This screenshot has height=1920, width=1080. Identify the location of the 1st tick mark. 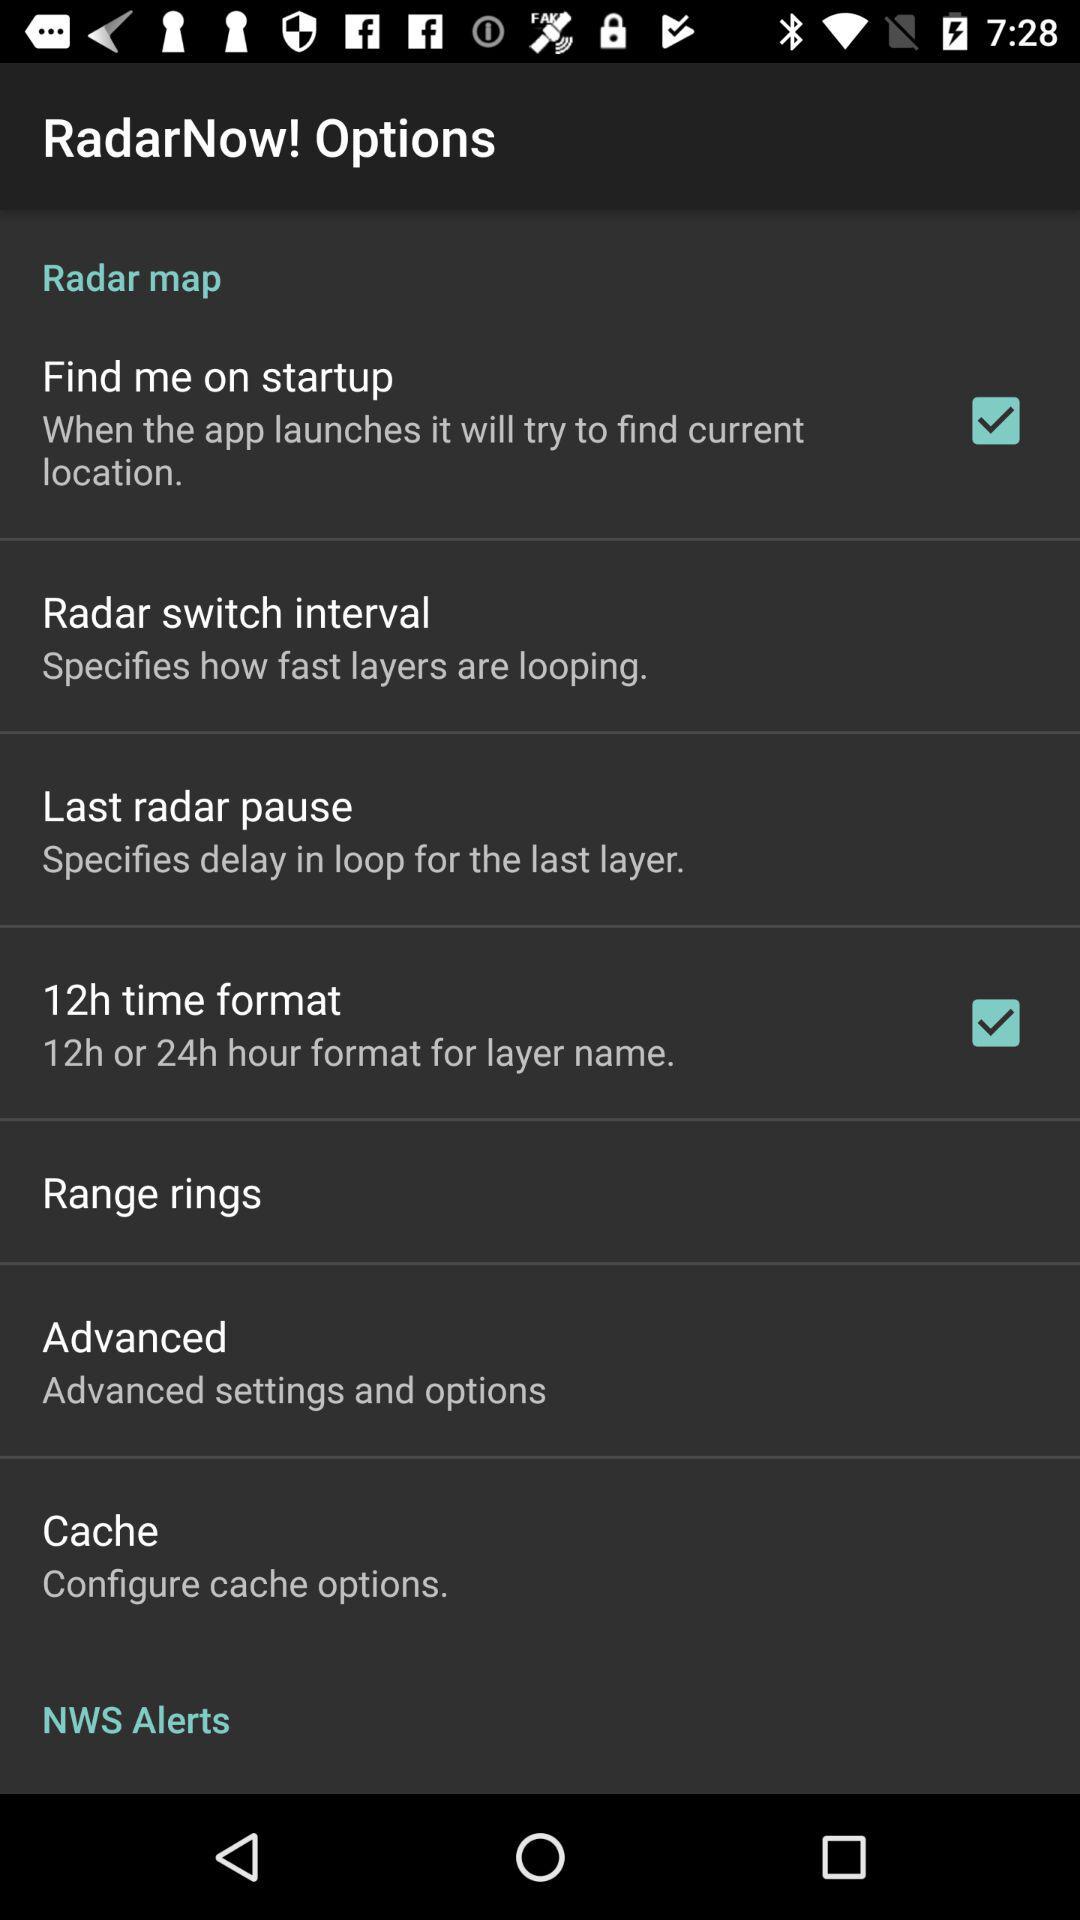
(995, 420).